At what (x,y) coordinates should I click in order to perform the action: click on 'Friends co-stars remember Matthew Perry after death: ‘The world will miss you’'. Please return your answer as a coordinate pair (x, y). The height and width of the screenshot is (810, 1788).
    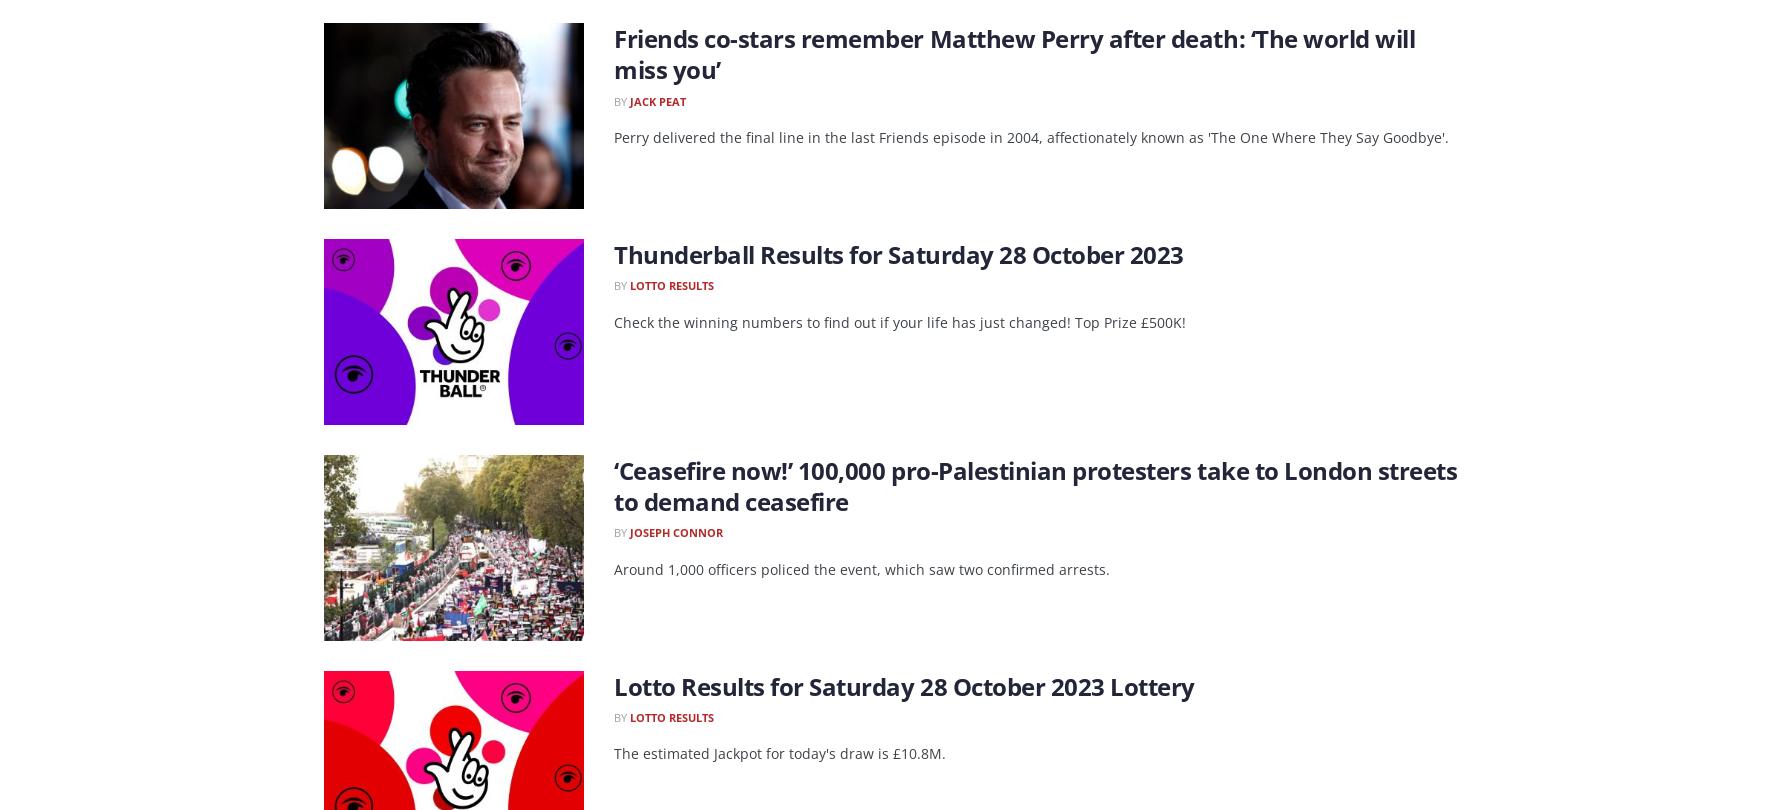
    Looking at the image, I should click on (1014, 54).